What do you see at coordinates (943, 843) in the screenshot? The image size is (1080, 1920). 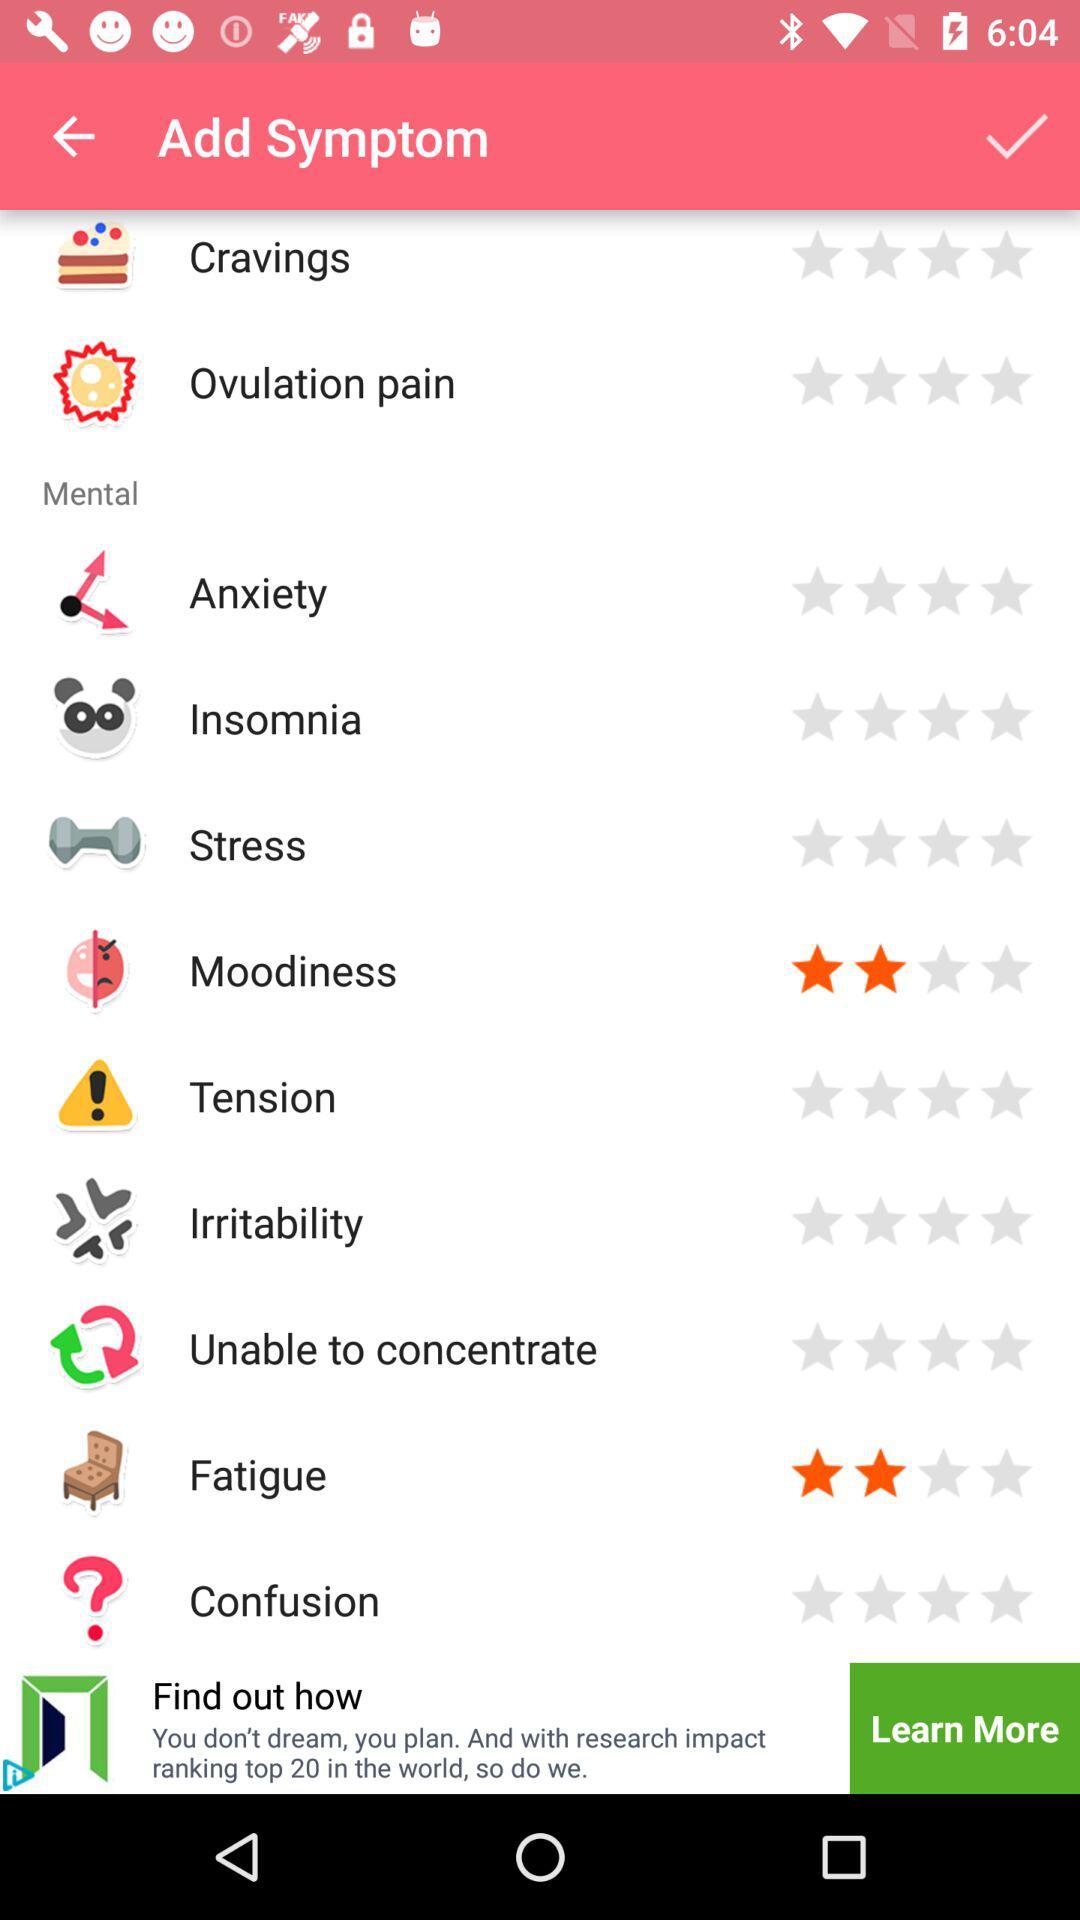 I see `rates stress level at three stars` at bounding box center [943, 843].